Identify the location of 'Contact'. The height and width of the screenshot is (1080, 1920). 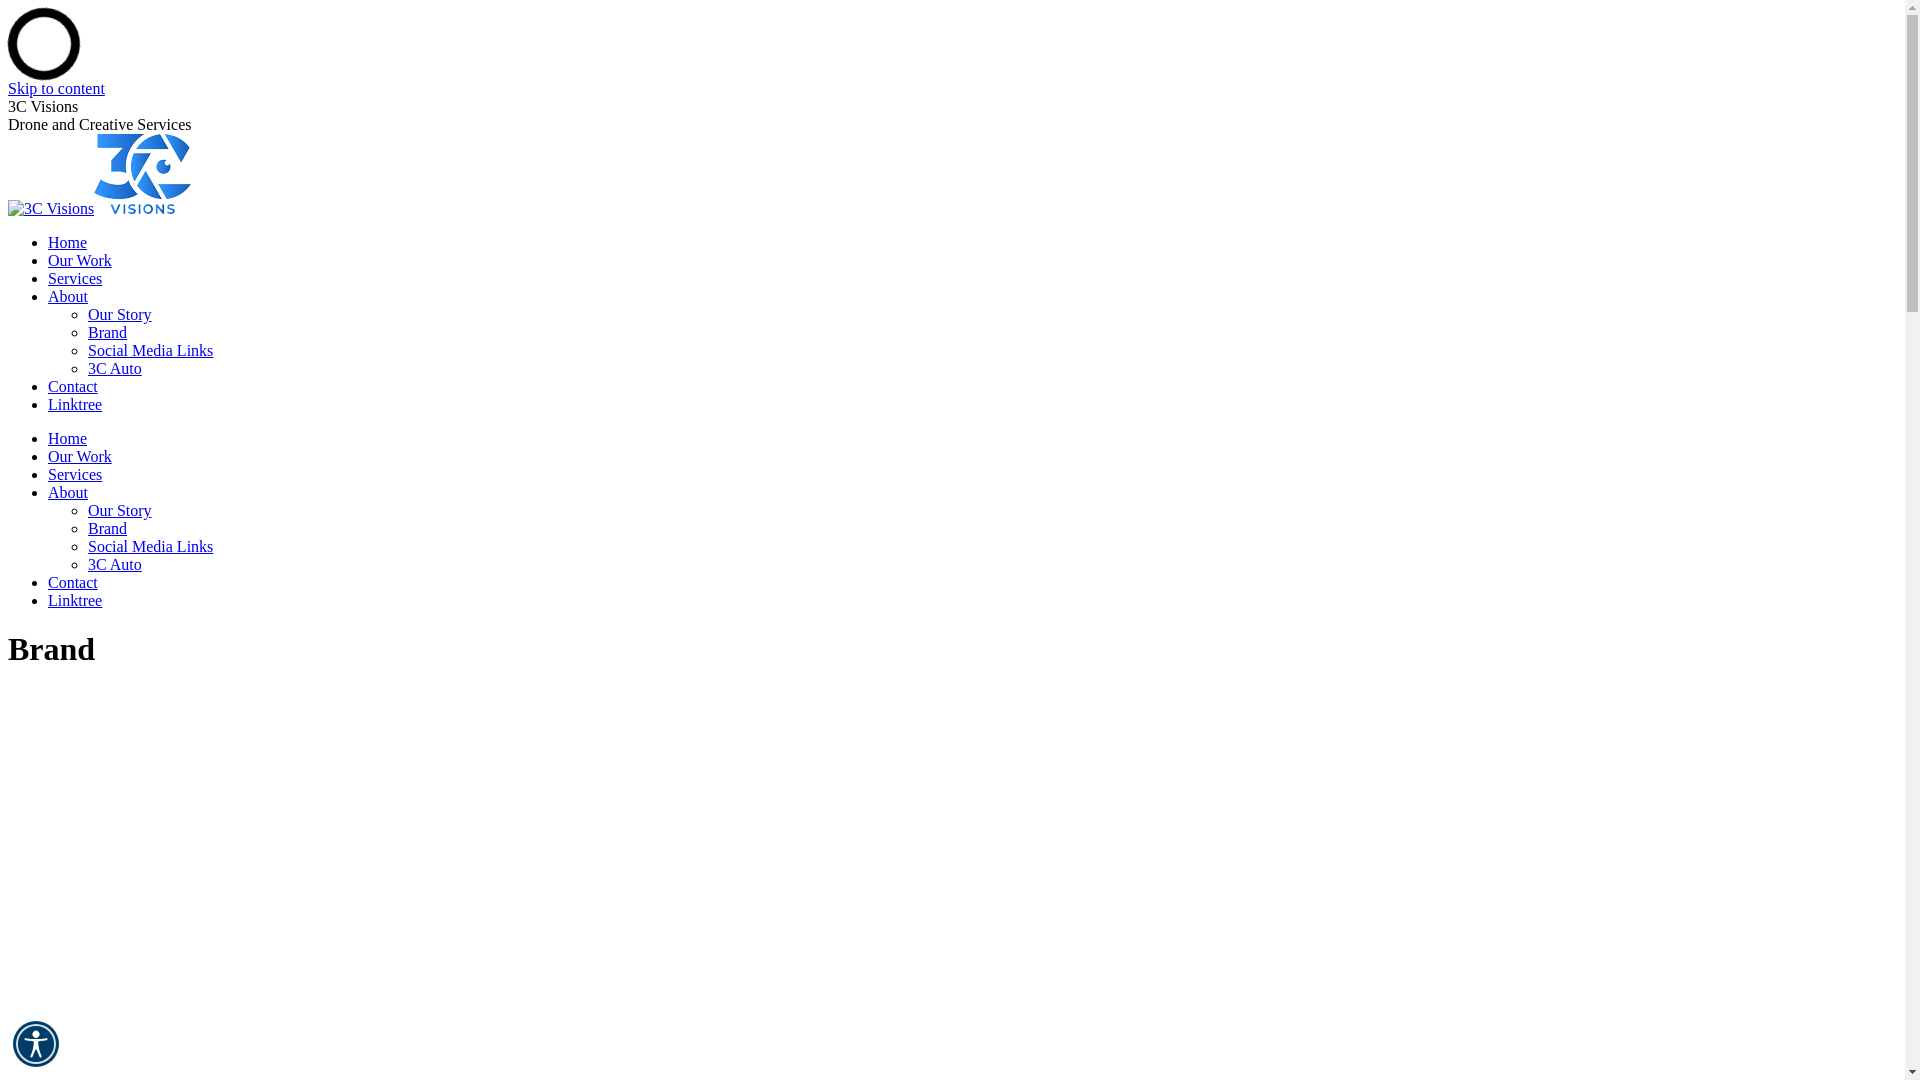
(72, 582).